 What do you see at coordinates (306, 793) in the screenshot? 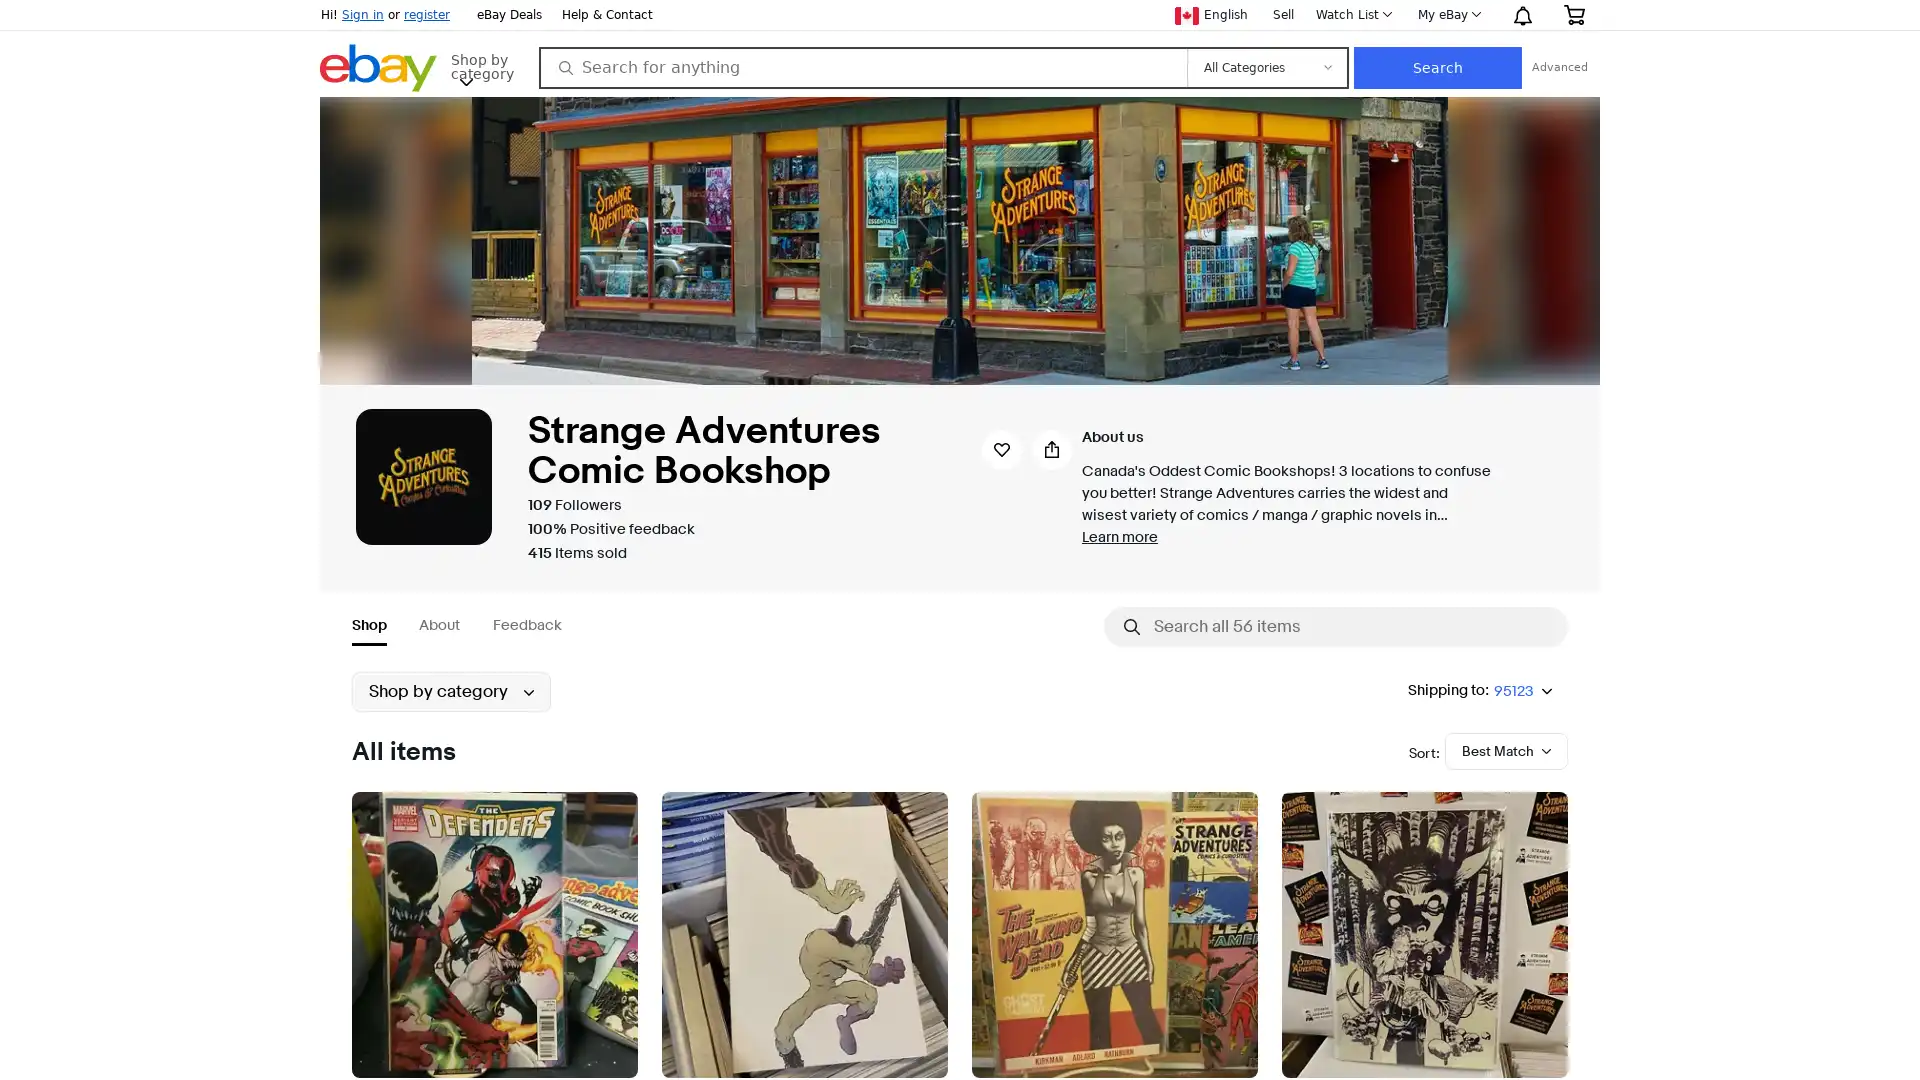
I see `Submenu of Collectibles` at bounding box center [306, 793].